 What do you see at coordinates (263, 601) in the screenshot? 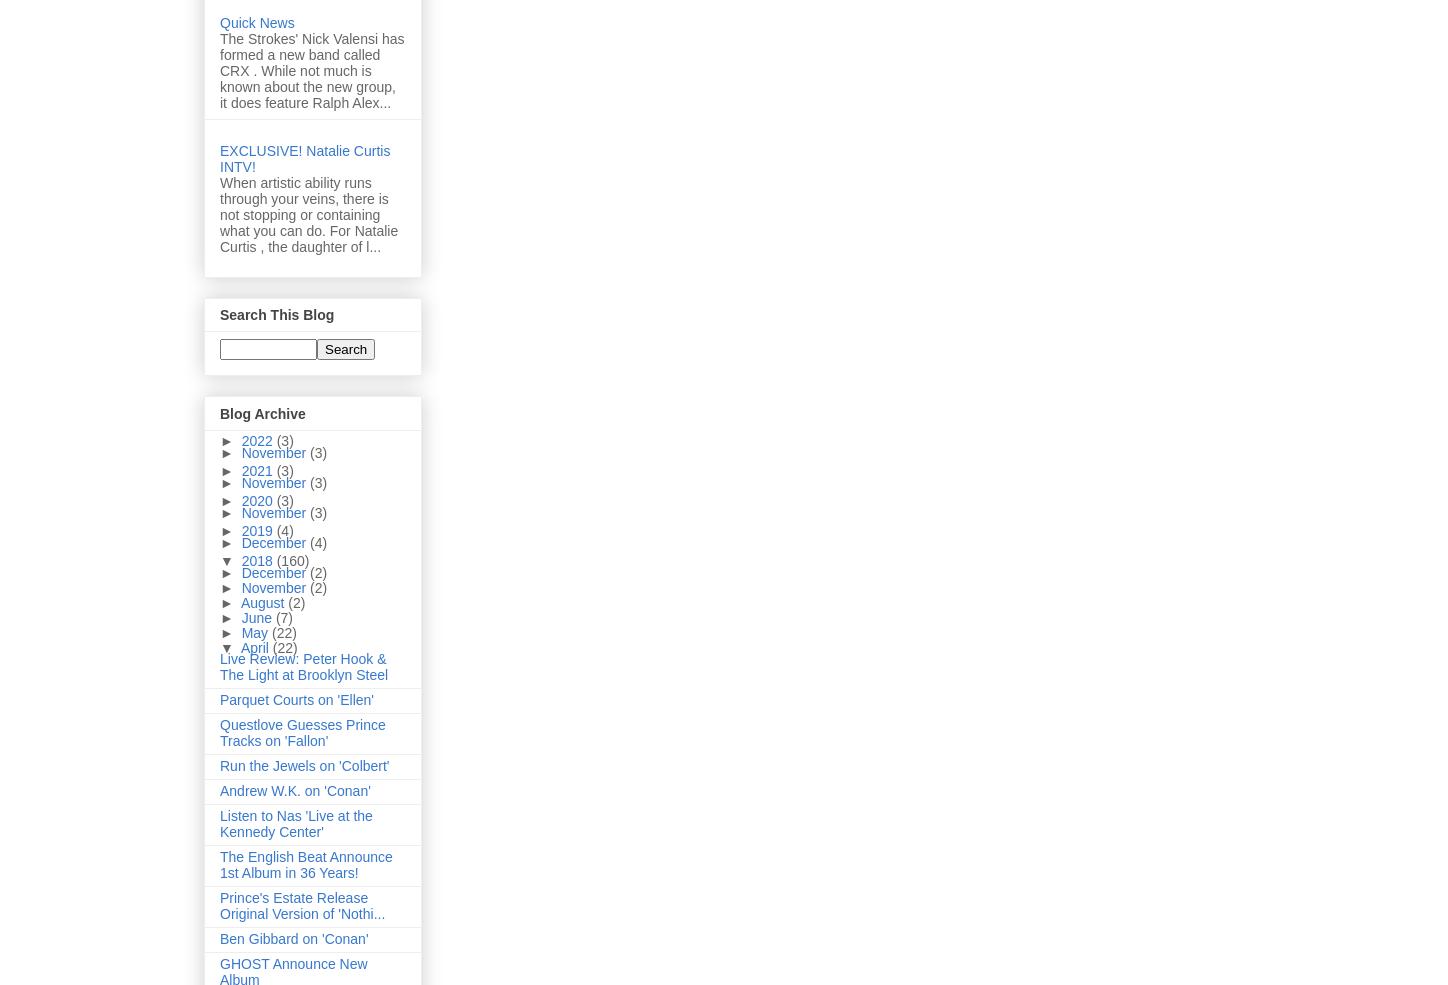
I see `'August'` at bounding box center [263, 601].